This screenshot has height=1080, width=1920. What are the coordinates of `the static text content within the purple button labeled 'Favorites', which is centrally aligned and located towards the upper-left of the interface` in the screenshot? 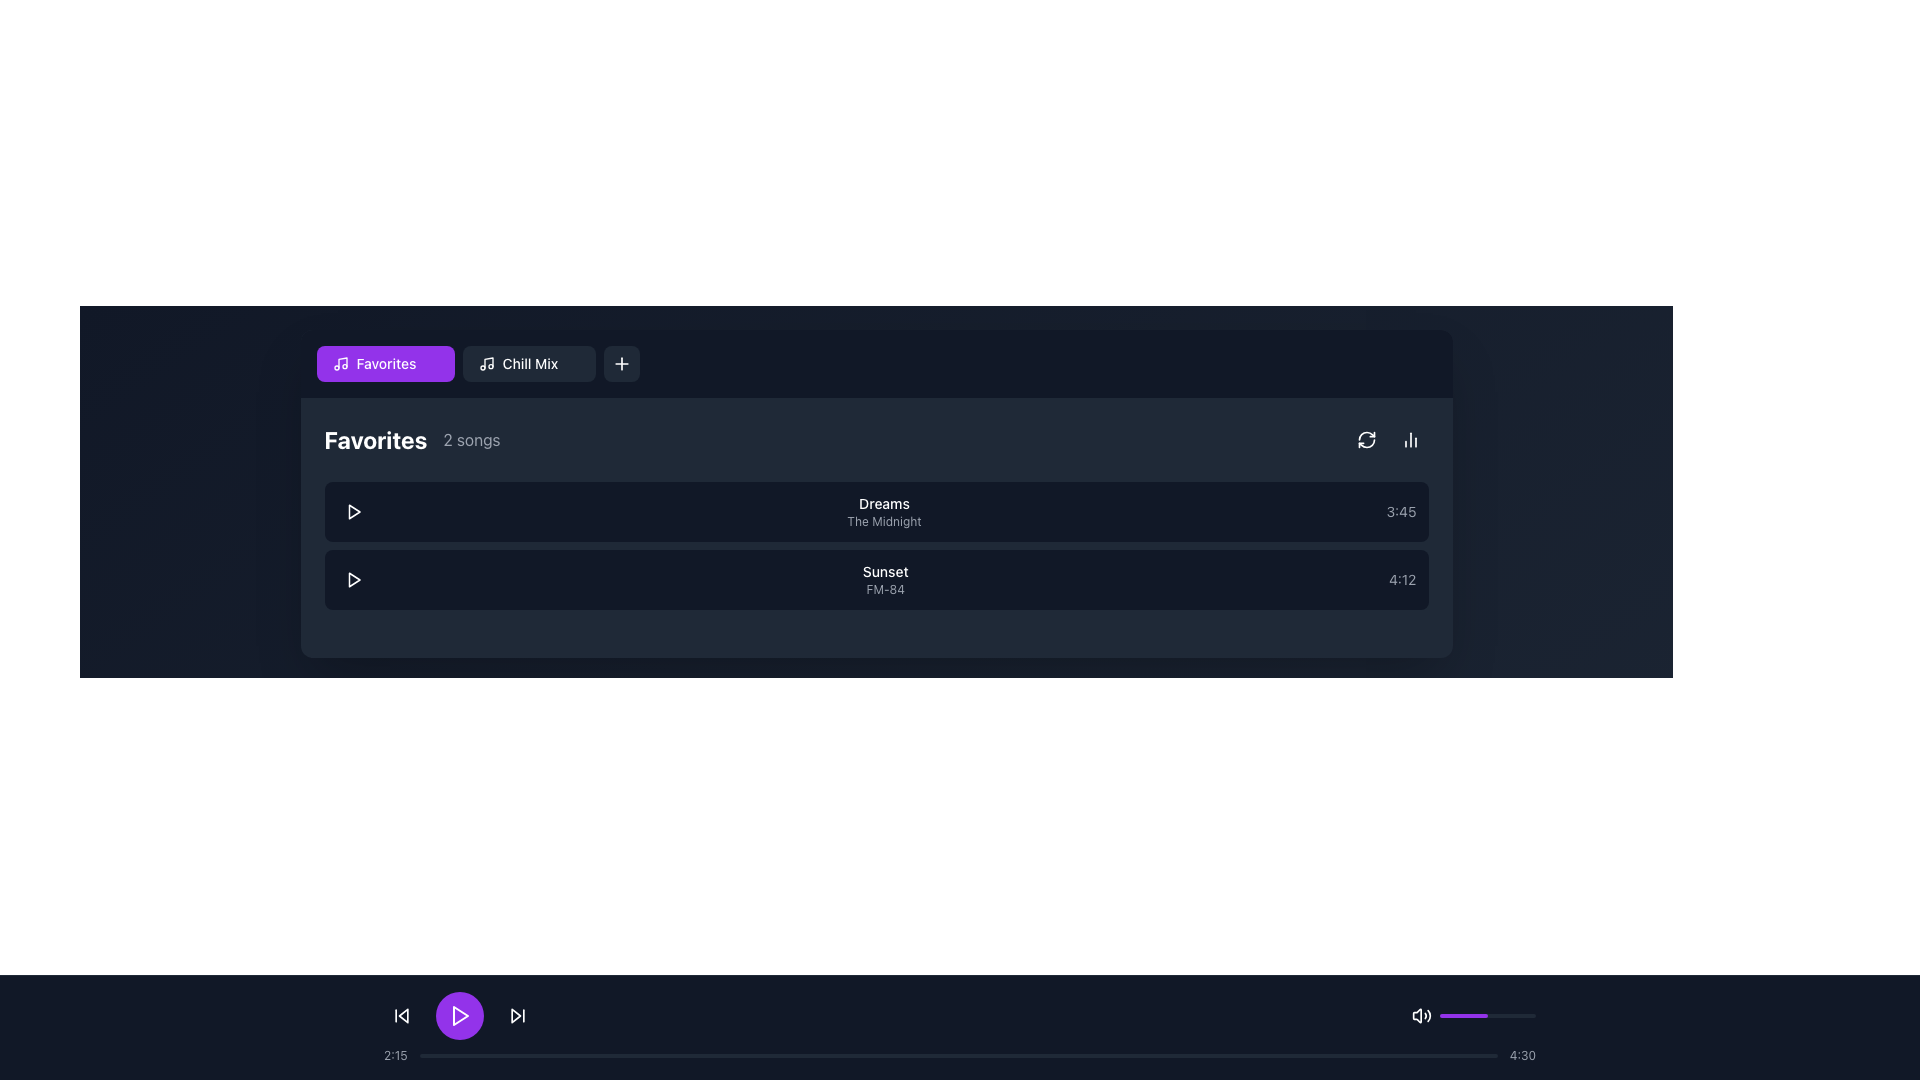 It's located at (386, 363).